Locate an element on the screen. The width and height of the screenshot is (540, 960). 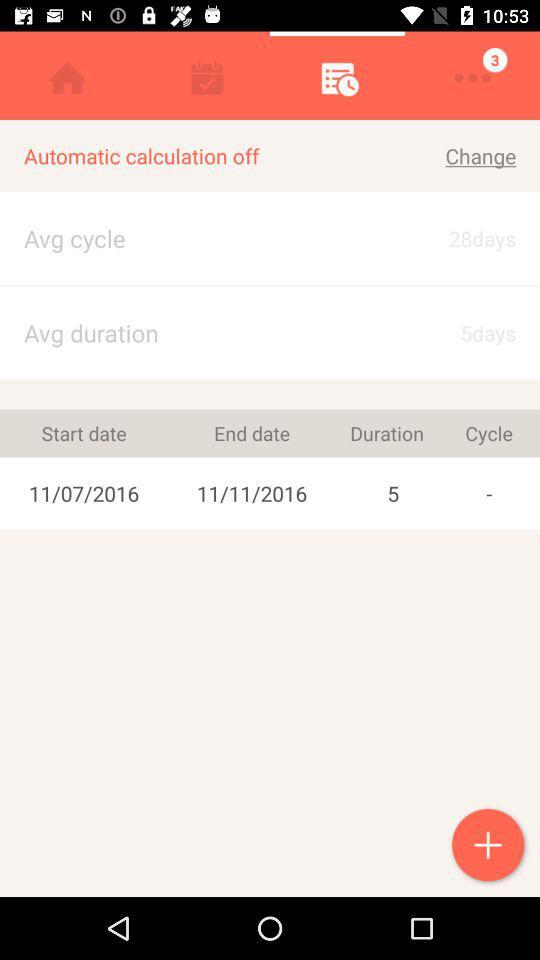
the icon next to the change icon is located at coordinates (203, 155).